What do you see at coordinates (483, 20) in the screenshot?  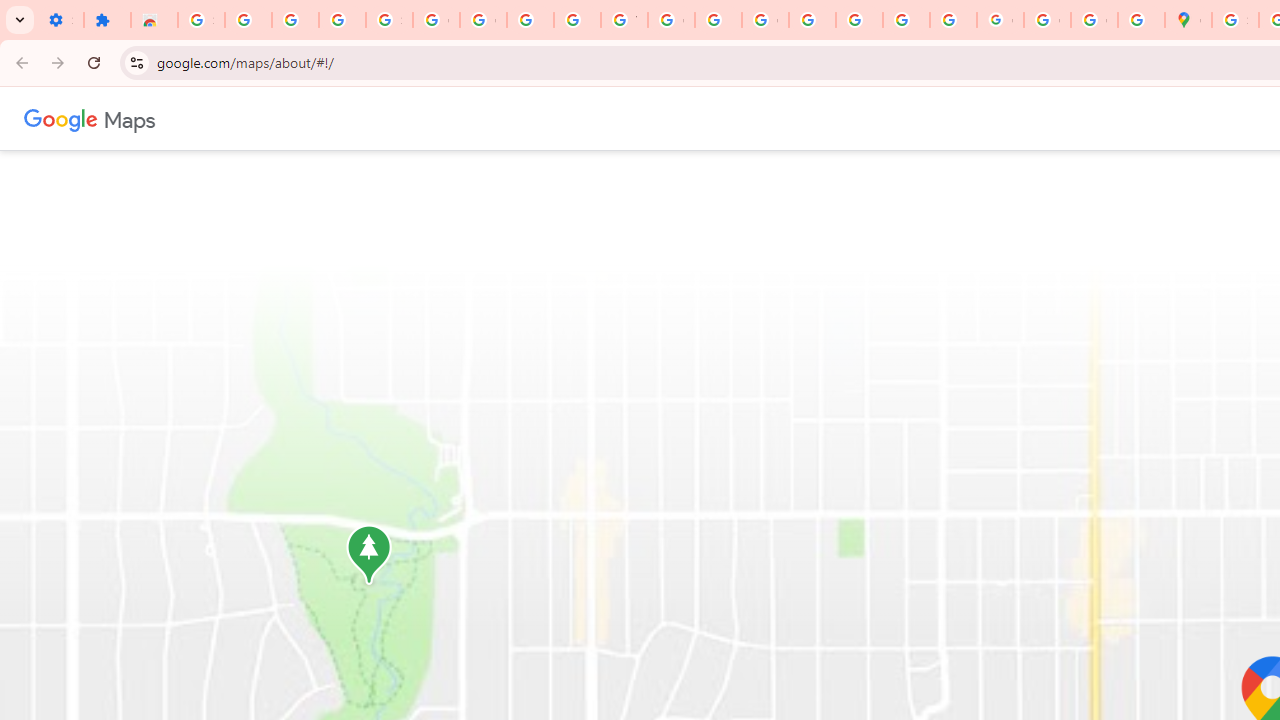 I see `'Google Account Help'` at bounding box center [483, 20].